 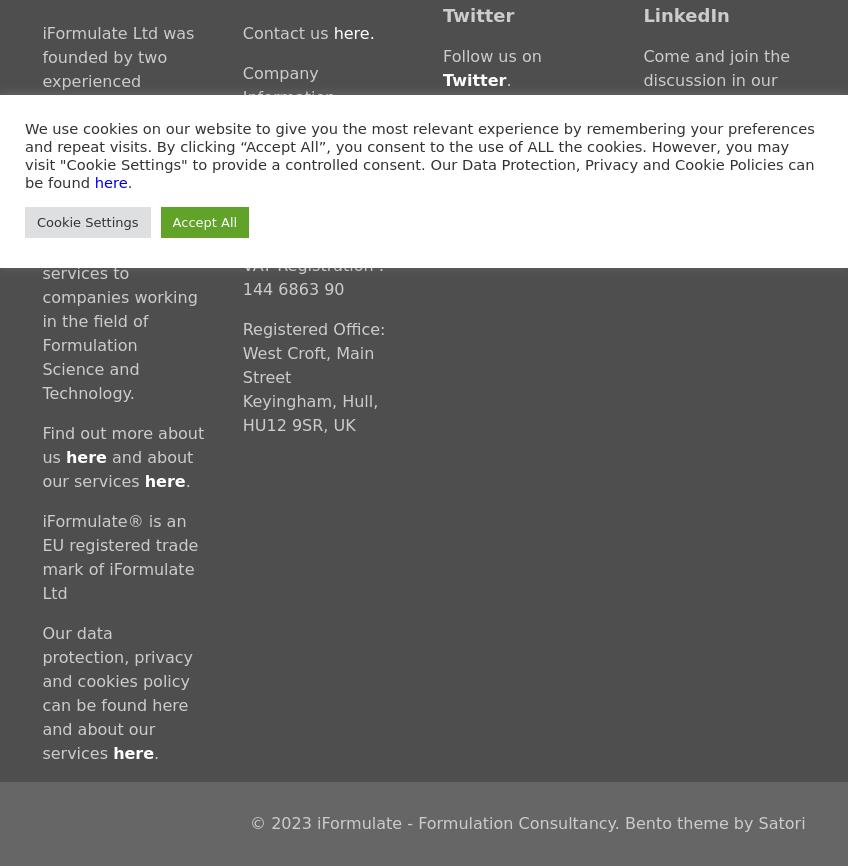 I want to click on 'Find out more about us', so click(x=121, y=444).